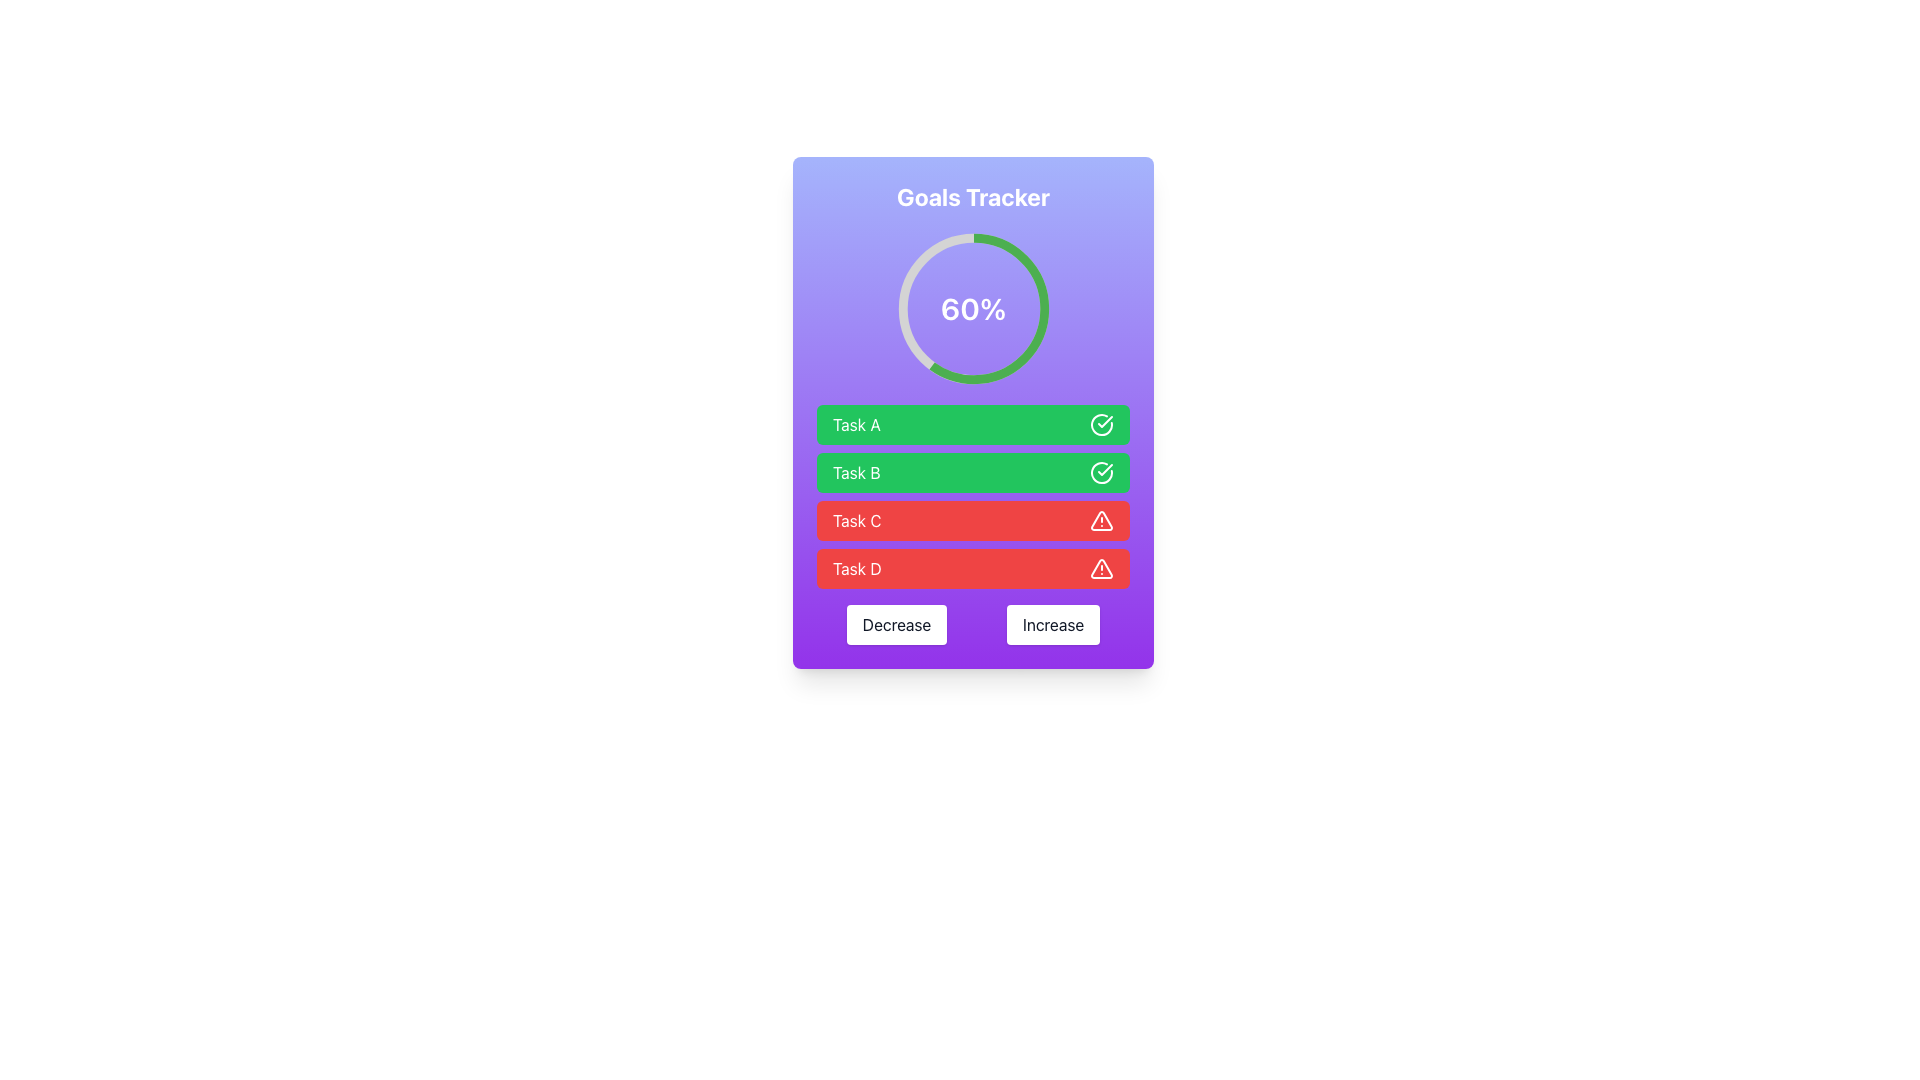  What do you see at coordinates (1052, 623) in the screenshot?
I see `the 'Increase' button, which is a small rectangular button with a white background and black text, located at the bottom center of the interface, to the right of the 'Decrease' button` at bounding box center [1052, 623].